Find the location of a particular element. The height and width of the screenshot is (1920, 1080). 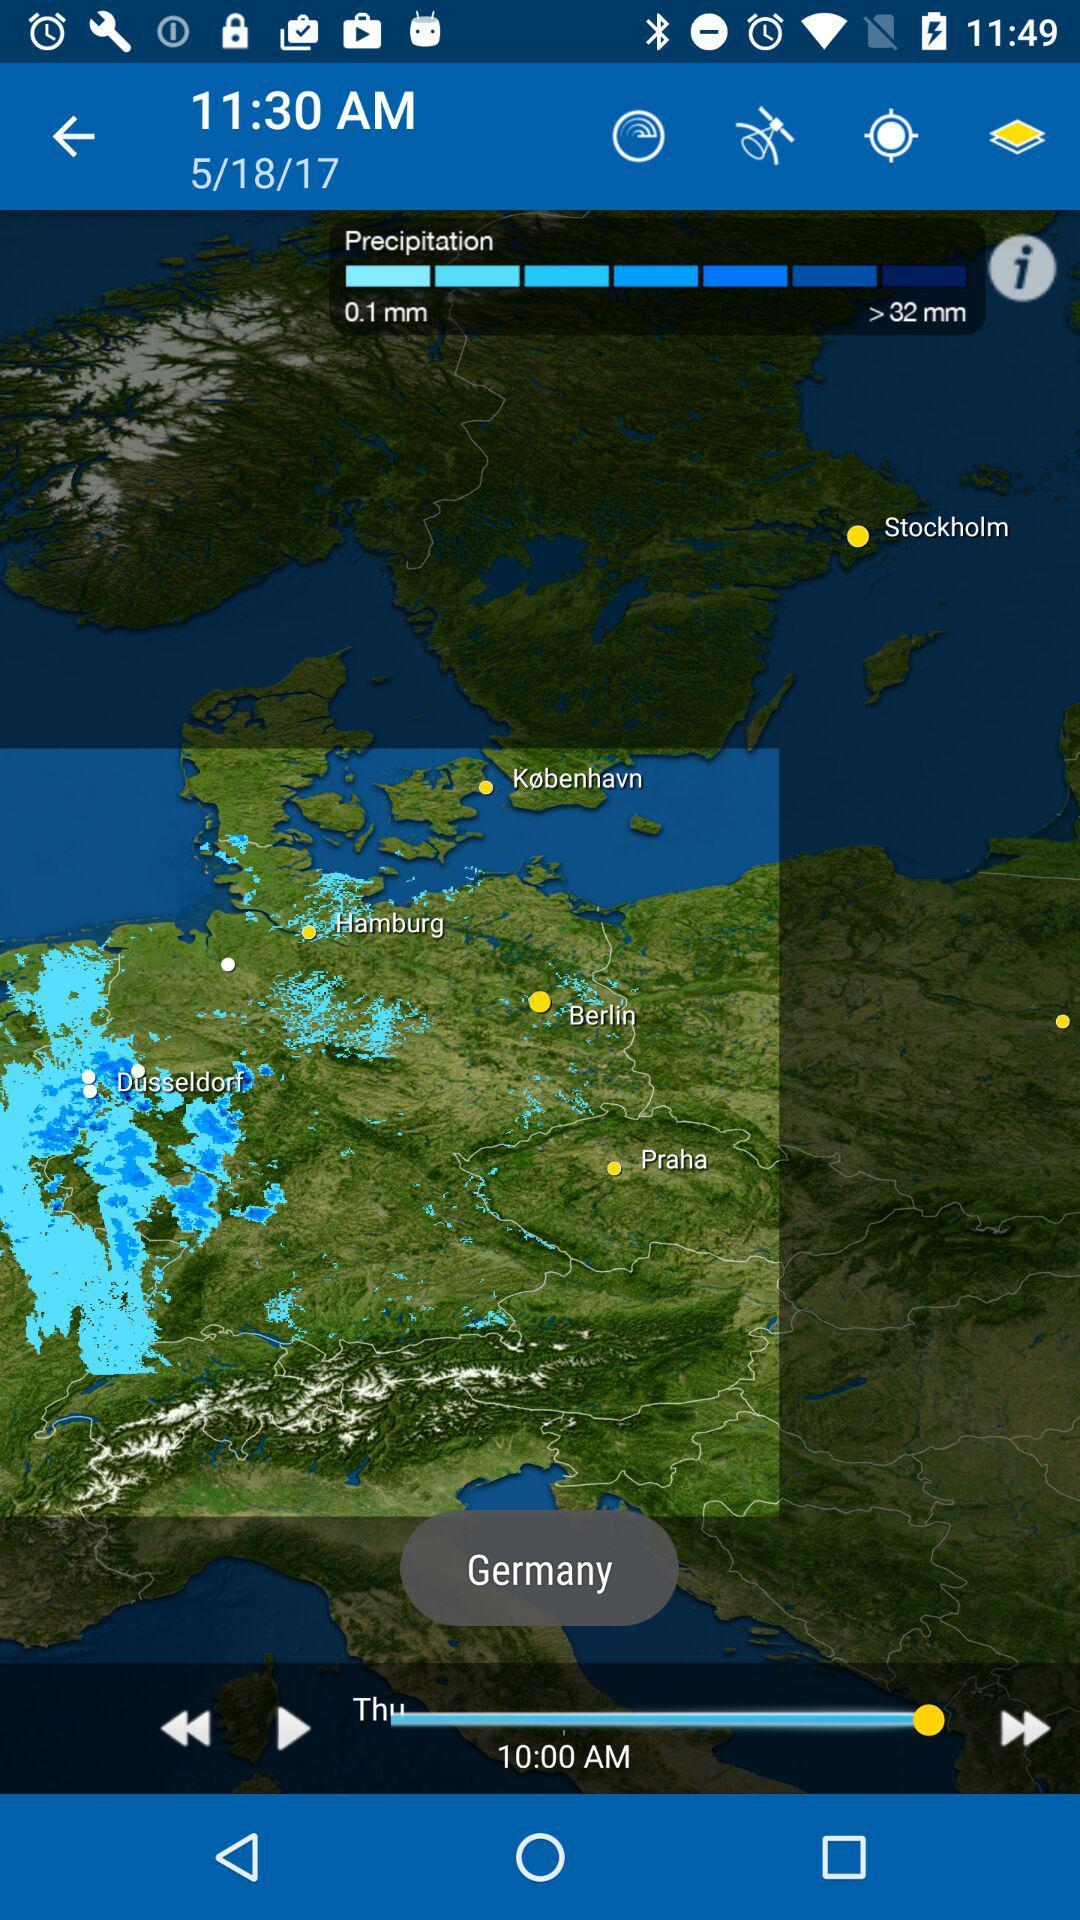

the info icon is located at coordinates (1032, 256).